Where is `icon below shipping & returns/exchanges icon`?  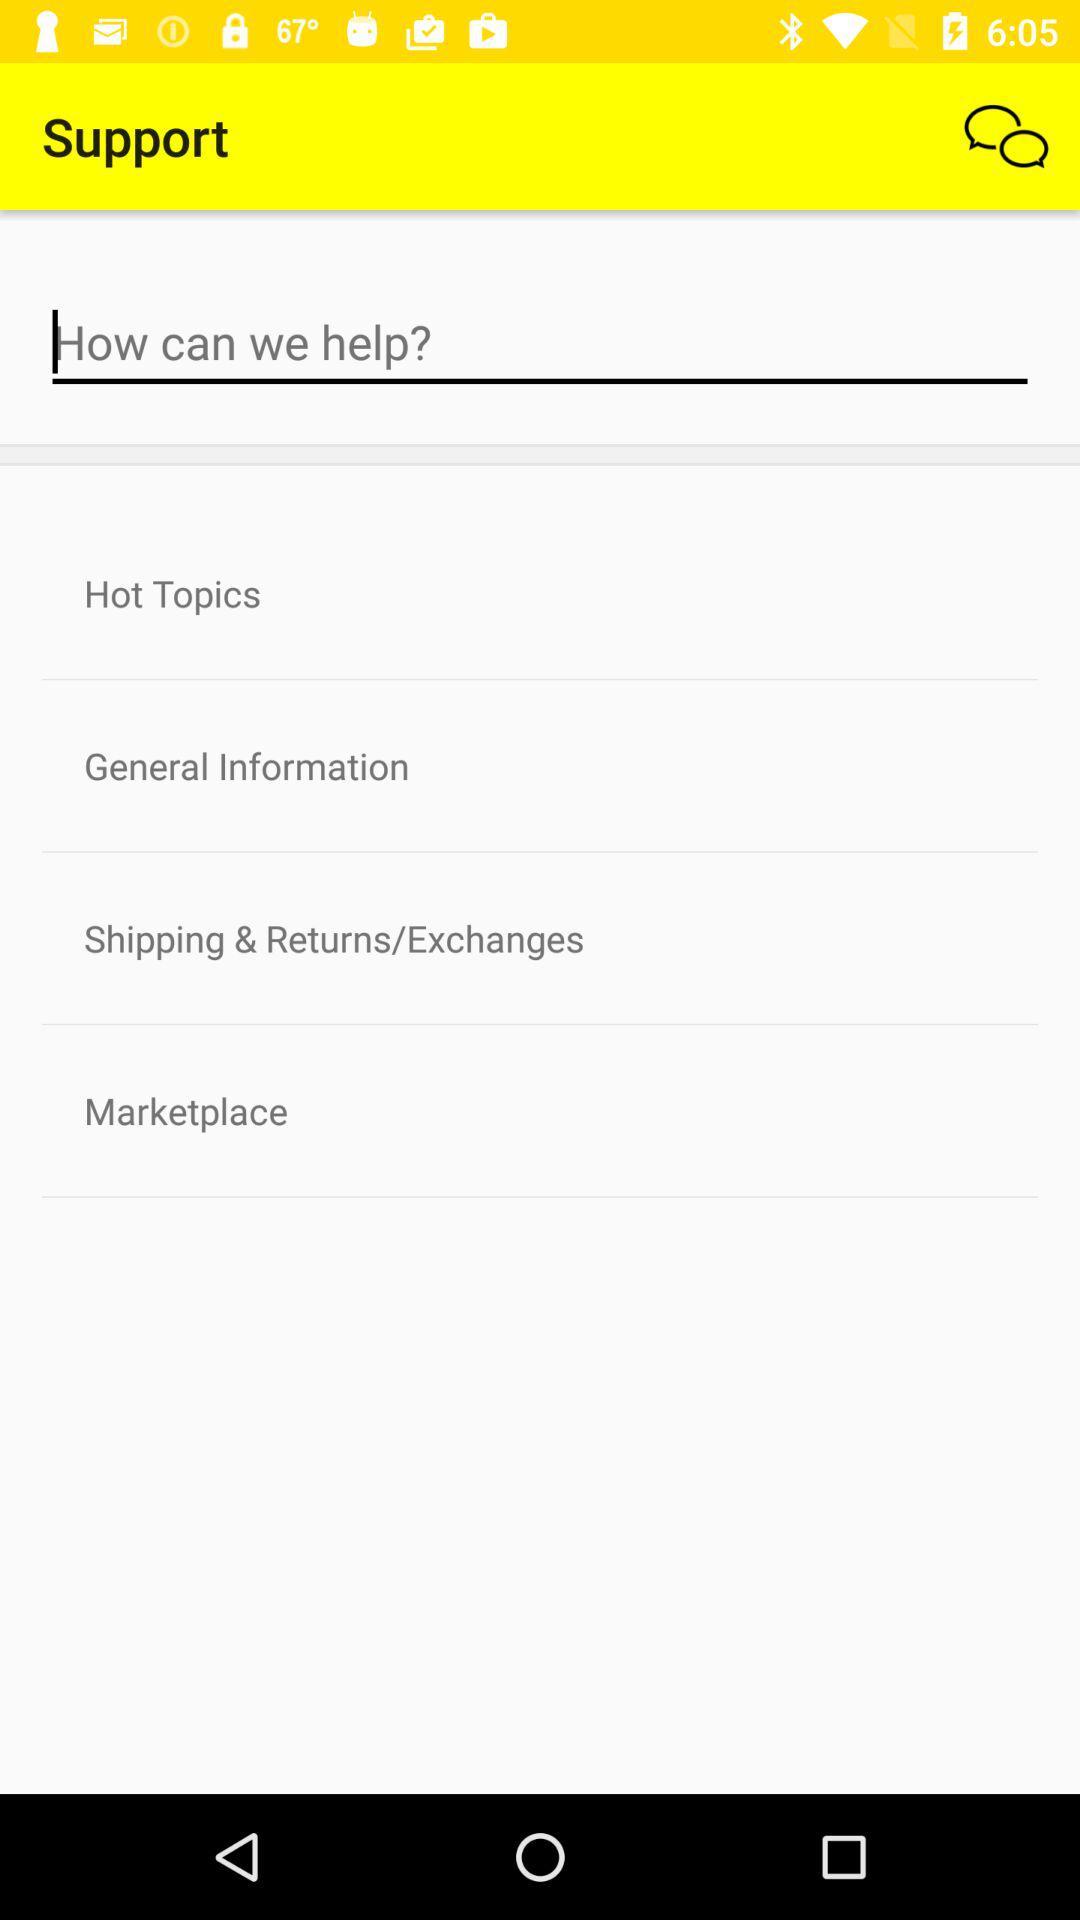
icon below shipping & returns/exchanges icon is located at coordinates (540, 1109).